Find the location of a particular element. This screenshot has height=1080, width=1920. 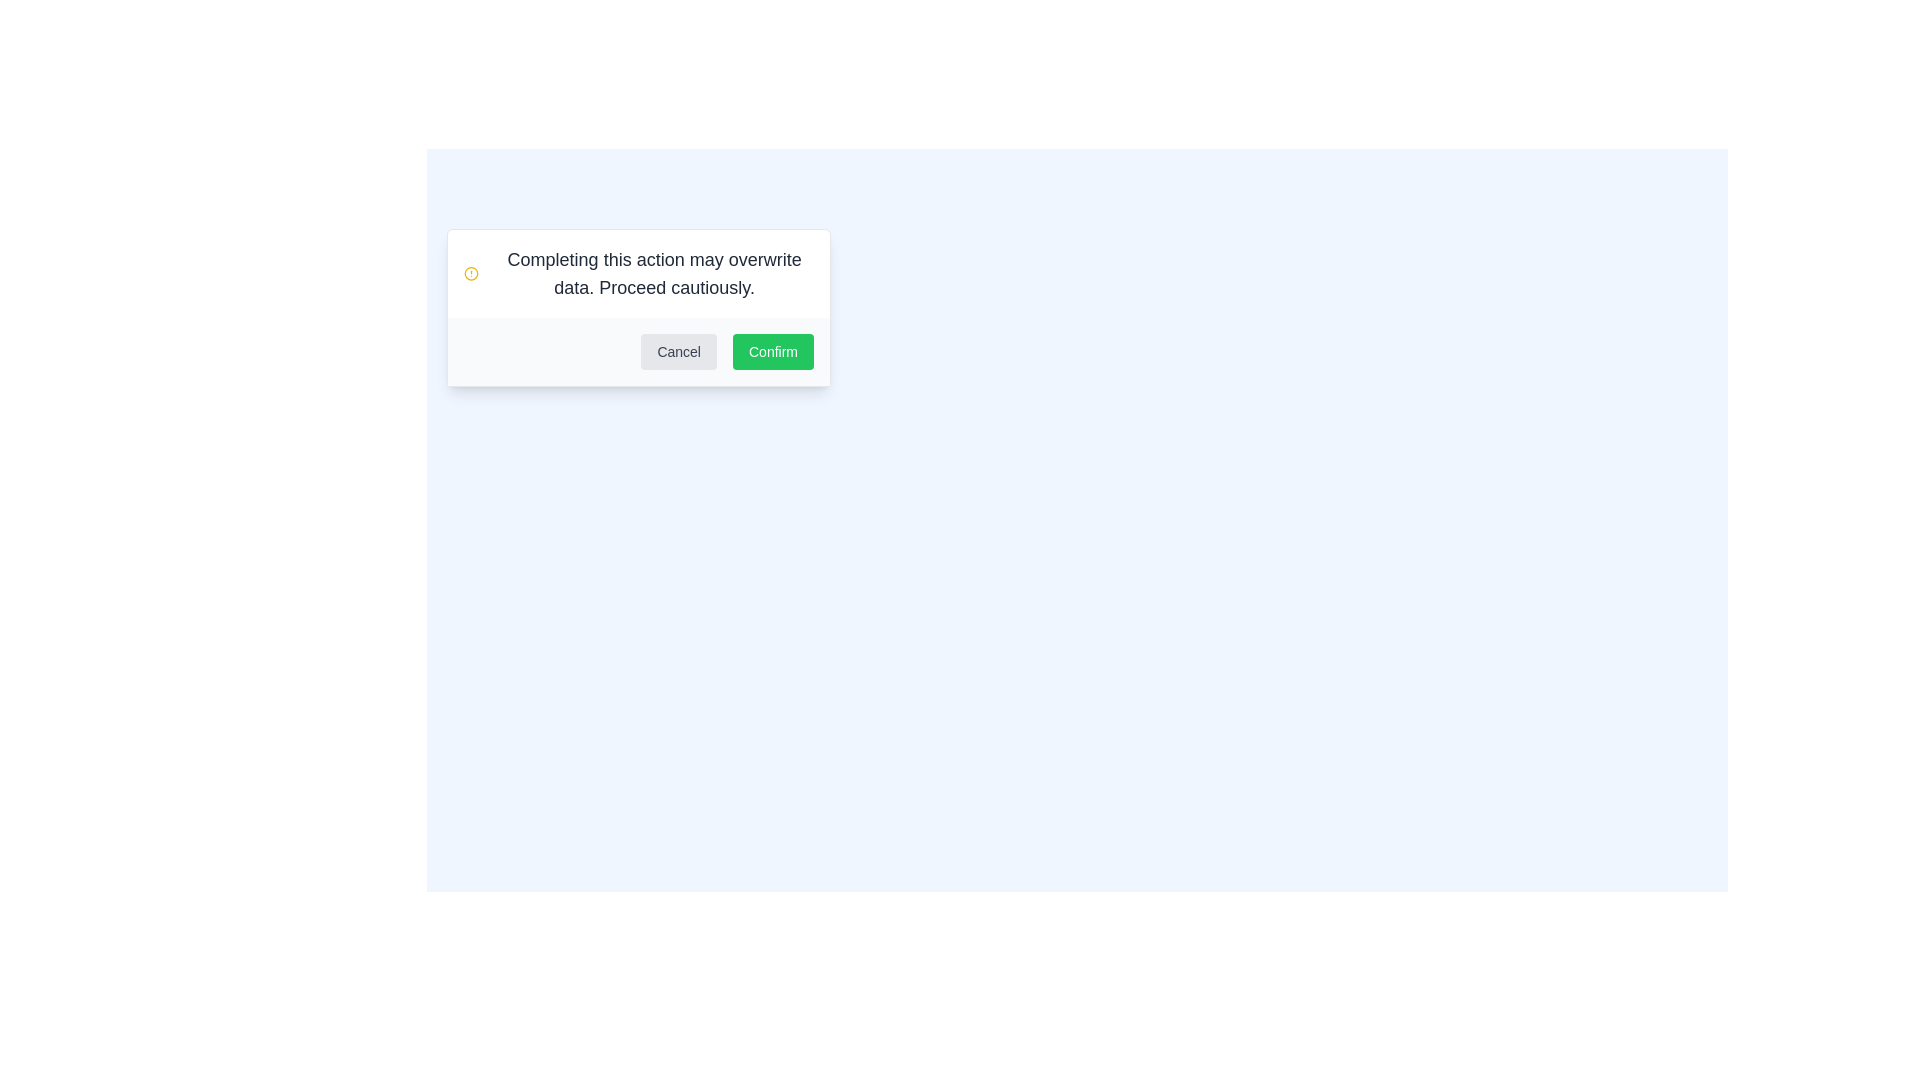

the yellow circular icon with an alert symbol, located to the left of the message box stating 'Completing this action may overwrite data. Proceed cautiously.' is located at coordinates (470, 273).